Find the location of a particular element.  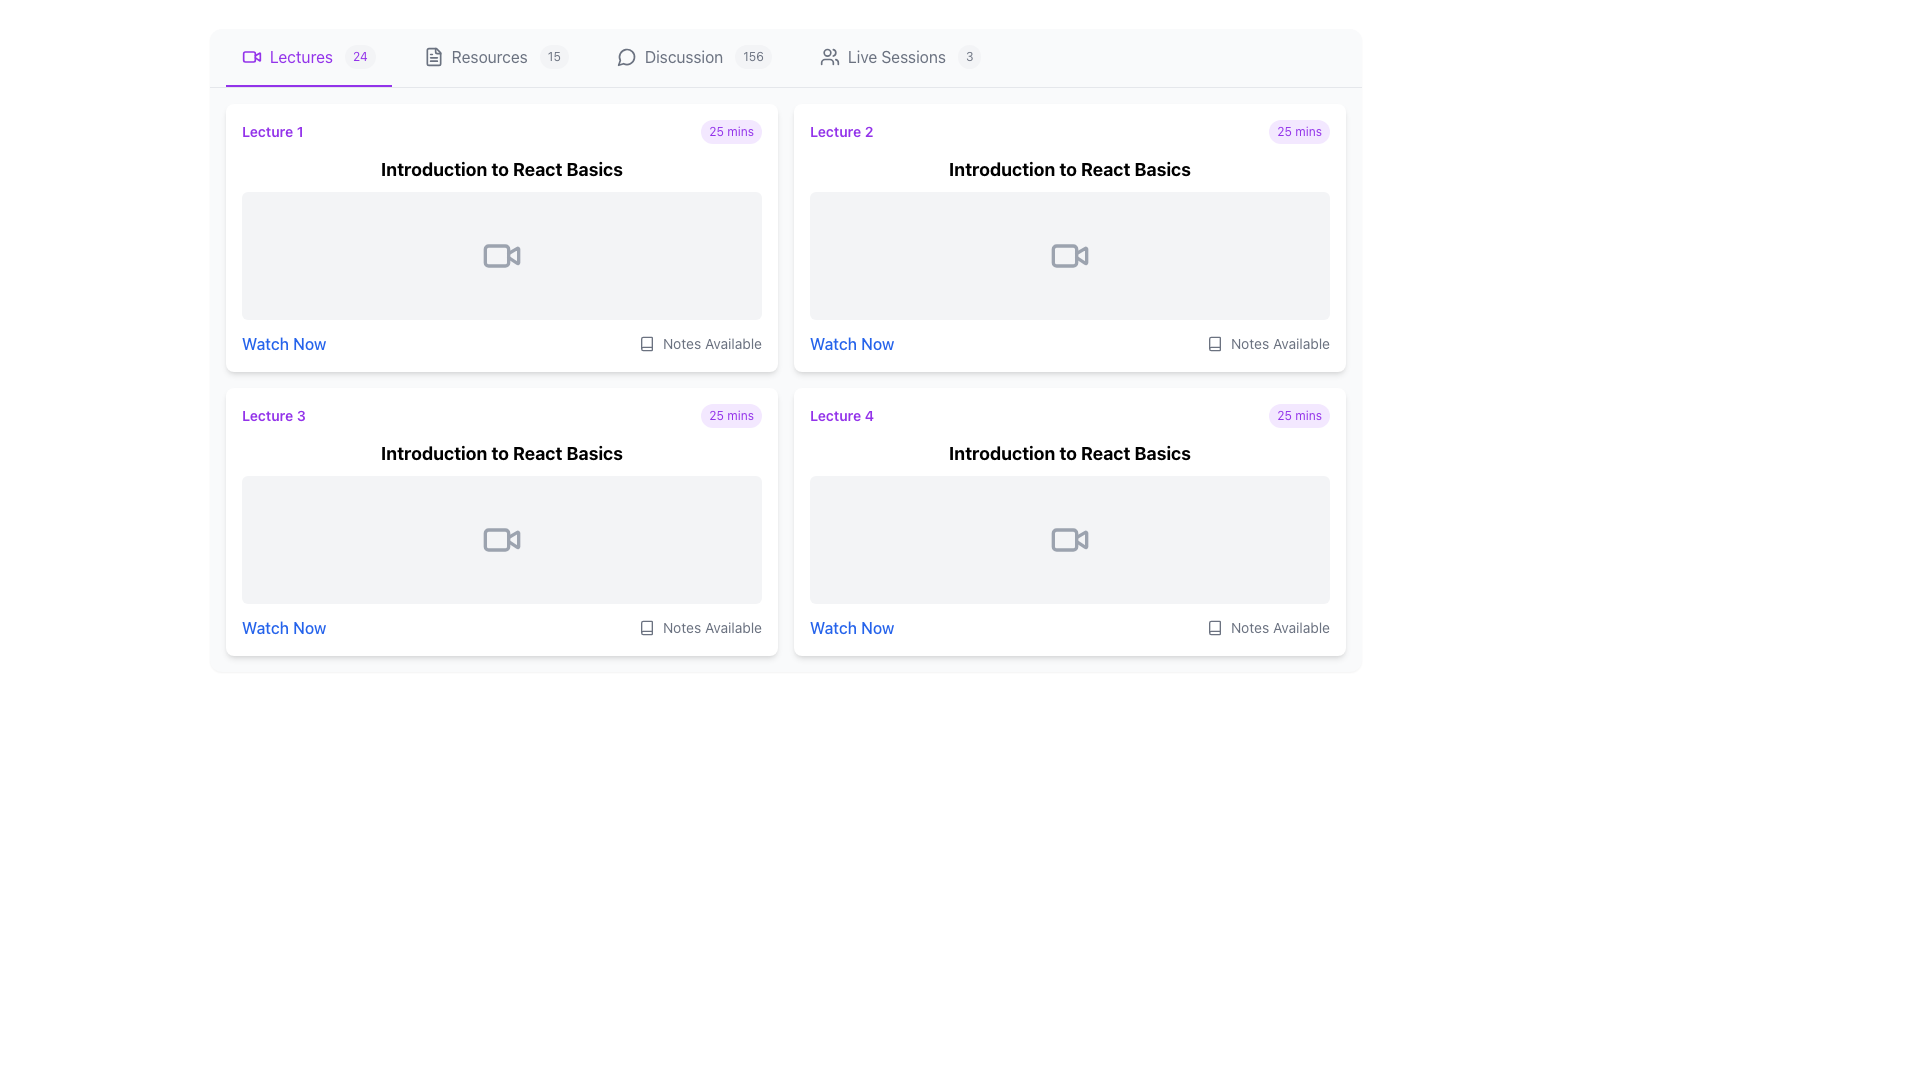

the text label displaying 'Notes Available', which is located in the bottom-right corner of the fourth lecture card, styled in gray and positioned next to a book icon is located at coordinates (712, 627).